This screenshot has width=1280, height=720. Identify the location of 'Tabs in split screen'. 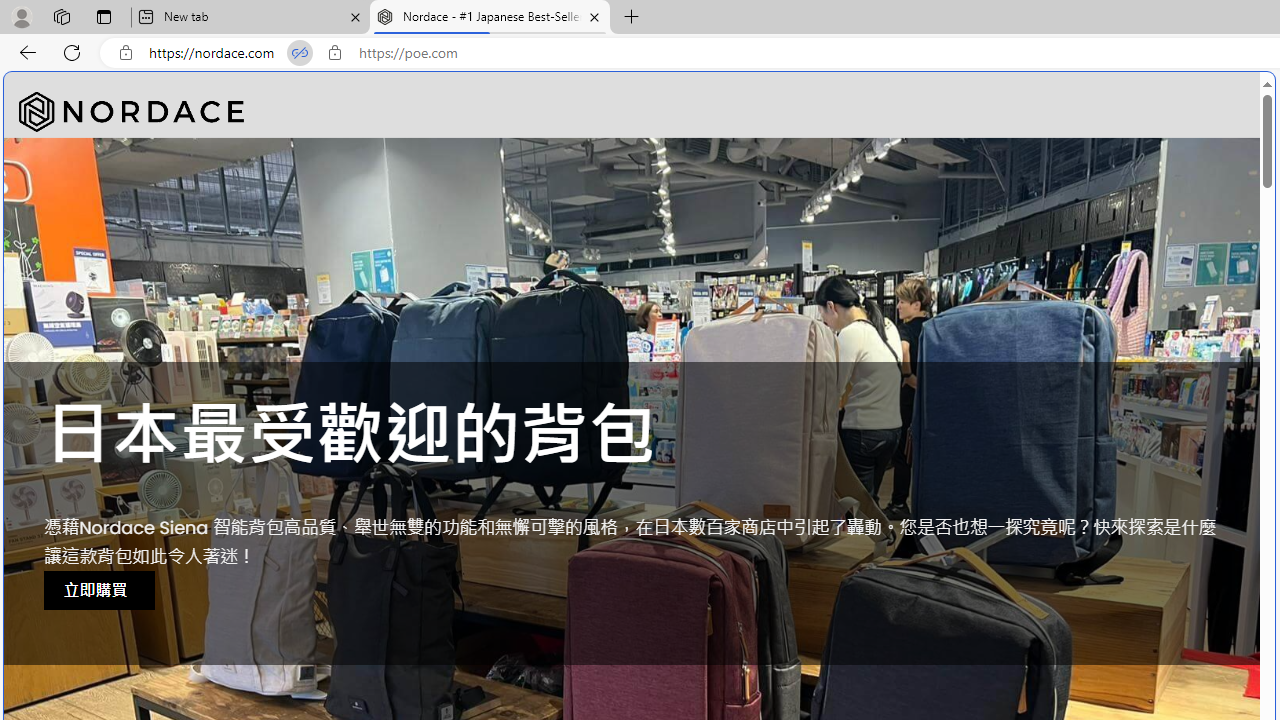
(299, 52).